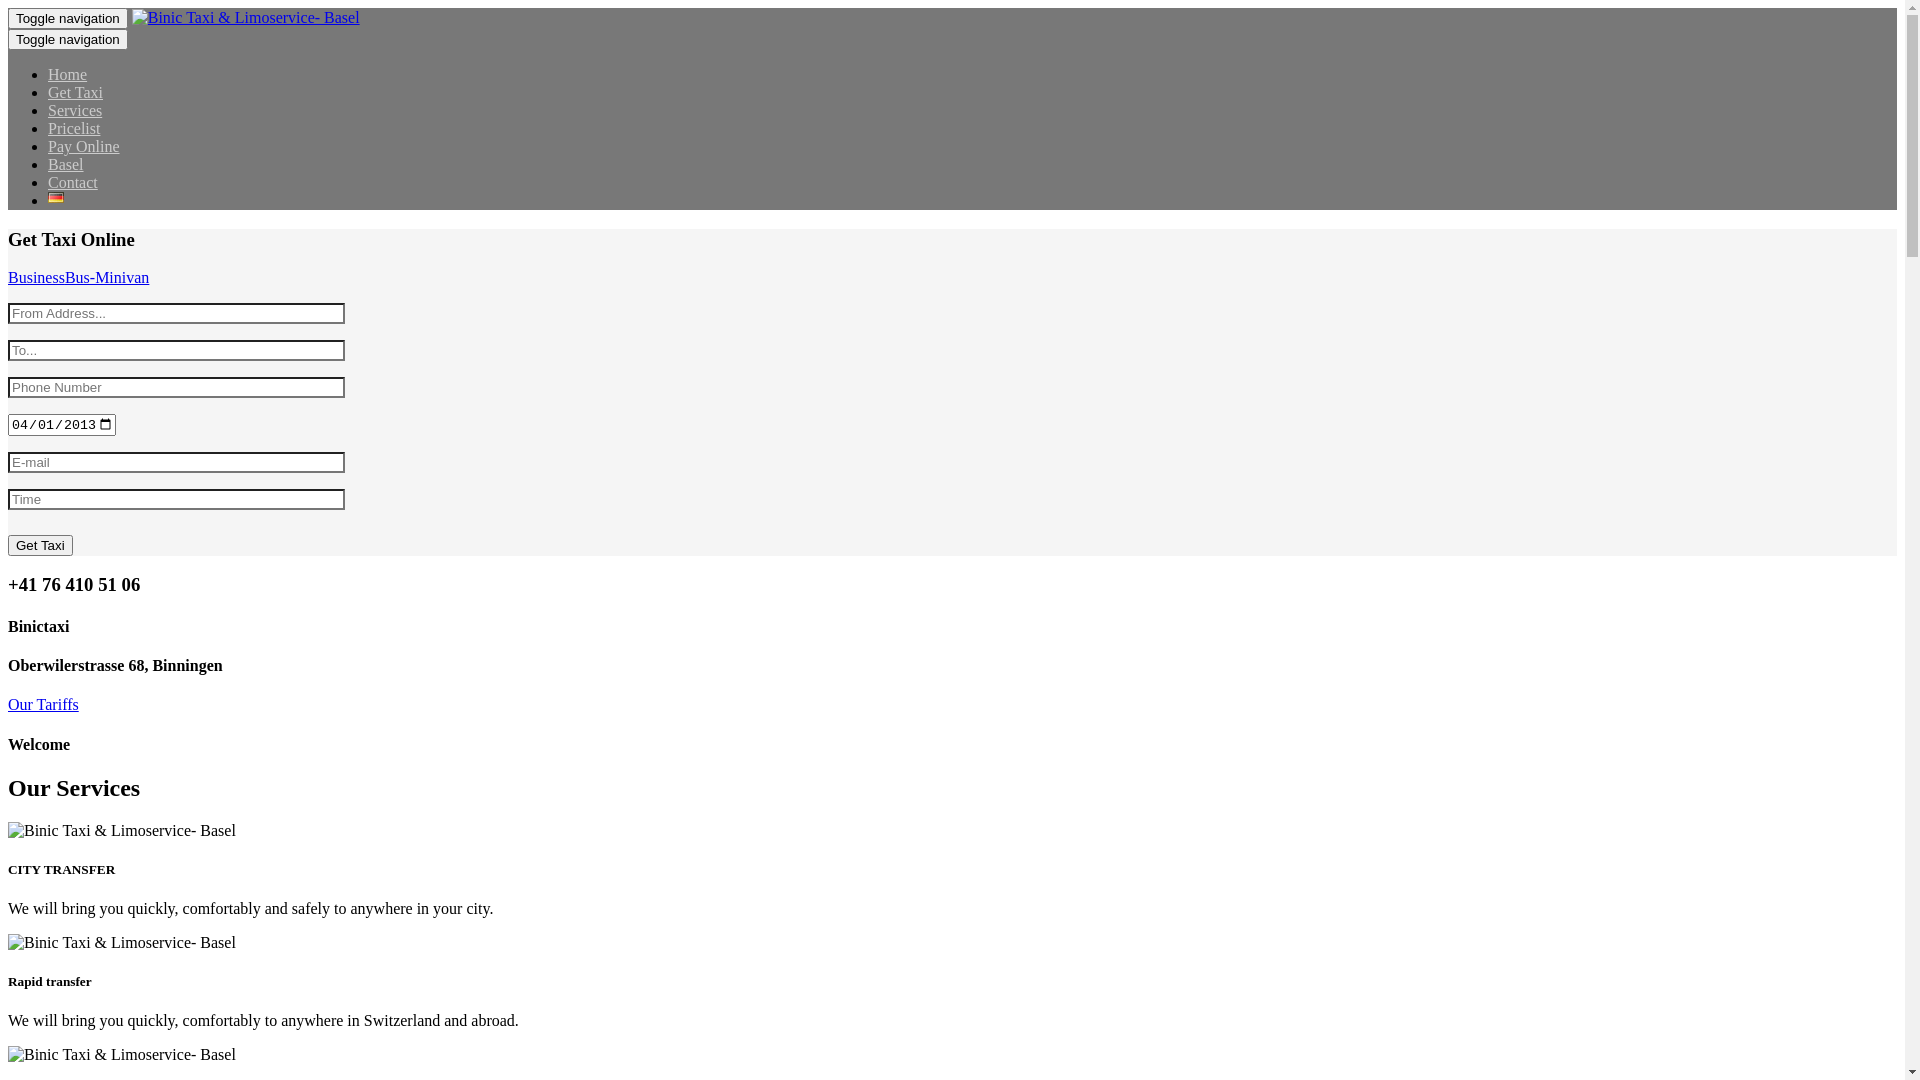  I want to click on 'Home', so click(48, 73).